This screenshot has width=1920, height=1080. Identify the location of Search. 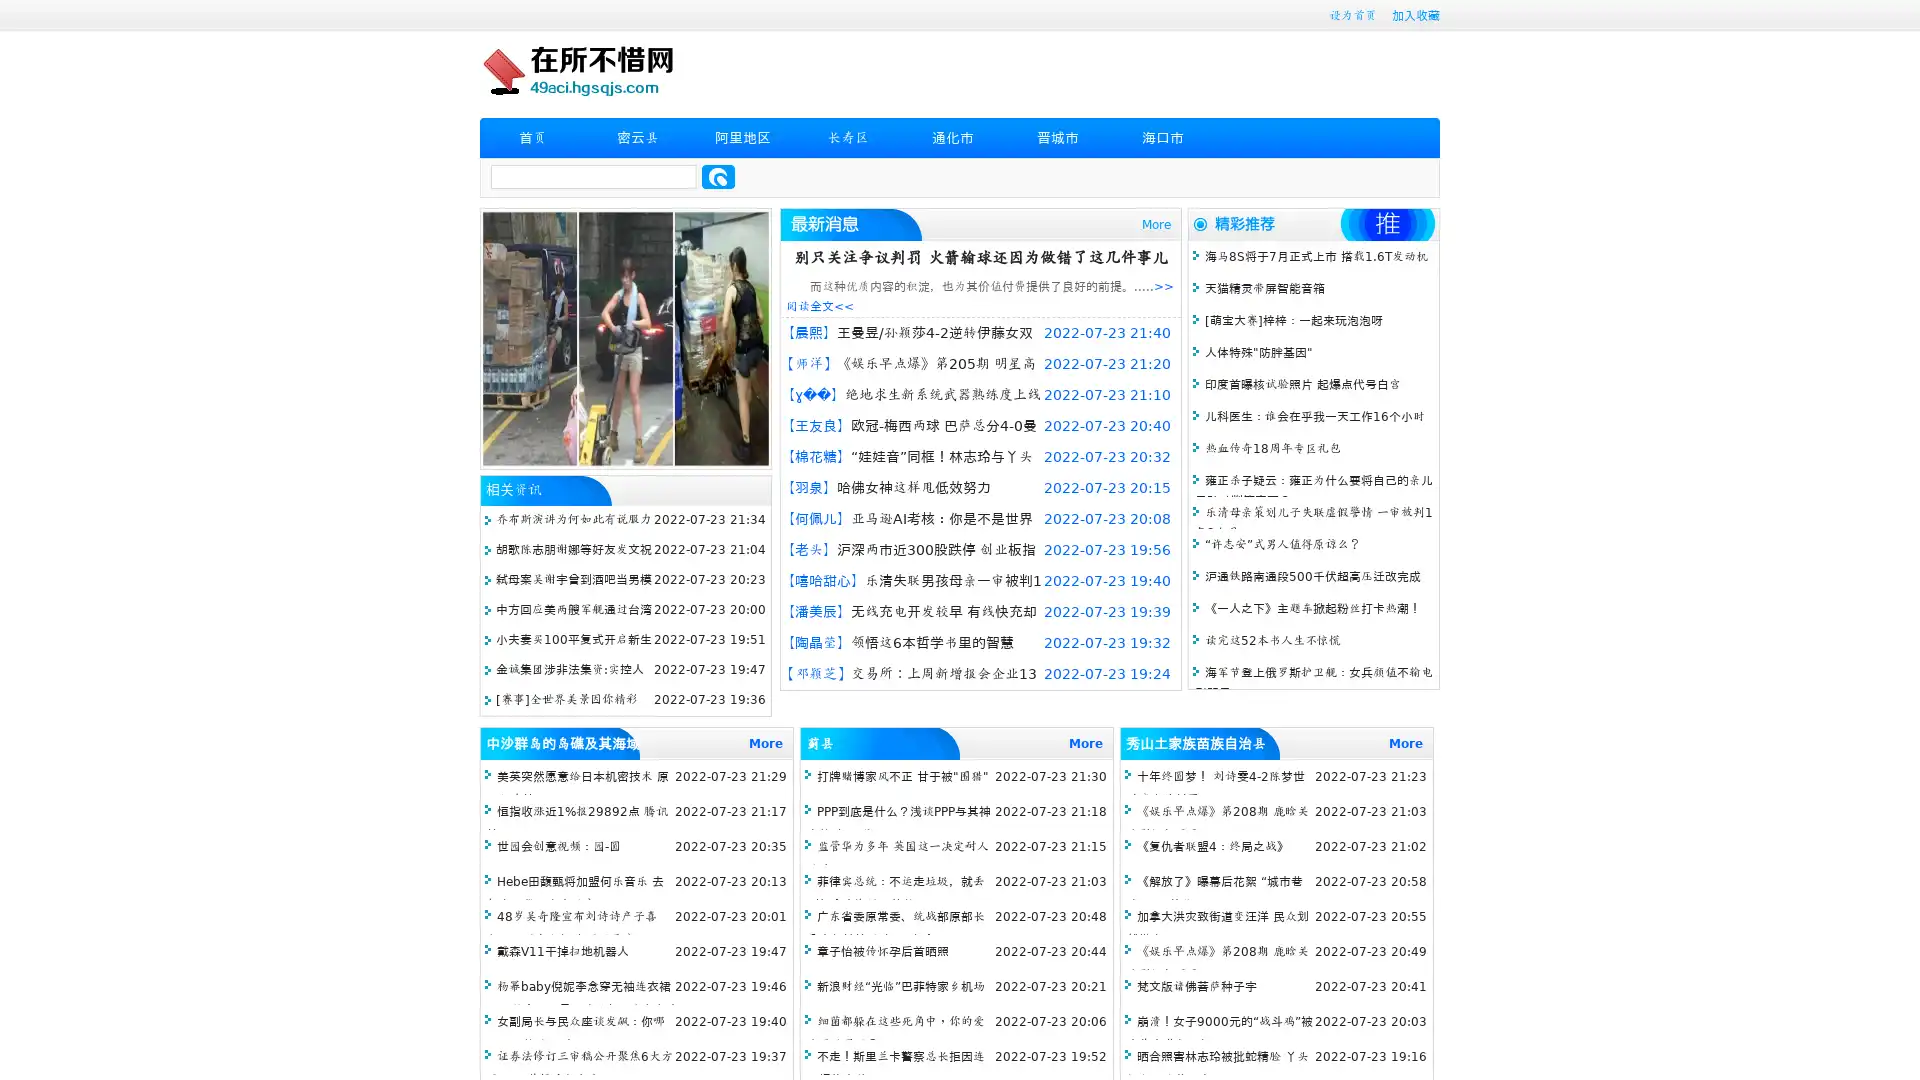
(718, 176).